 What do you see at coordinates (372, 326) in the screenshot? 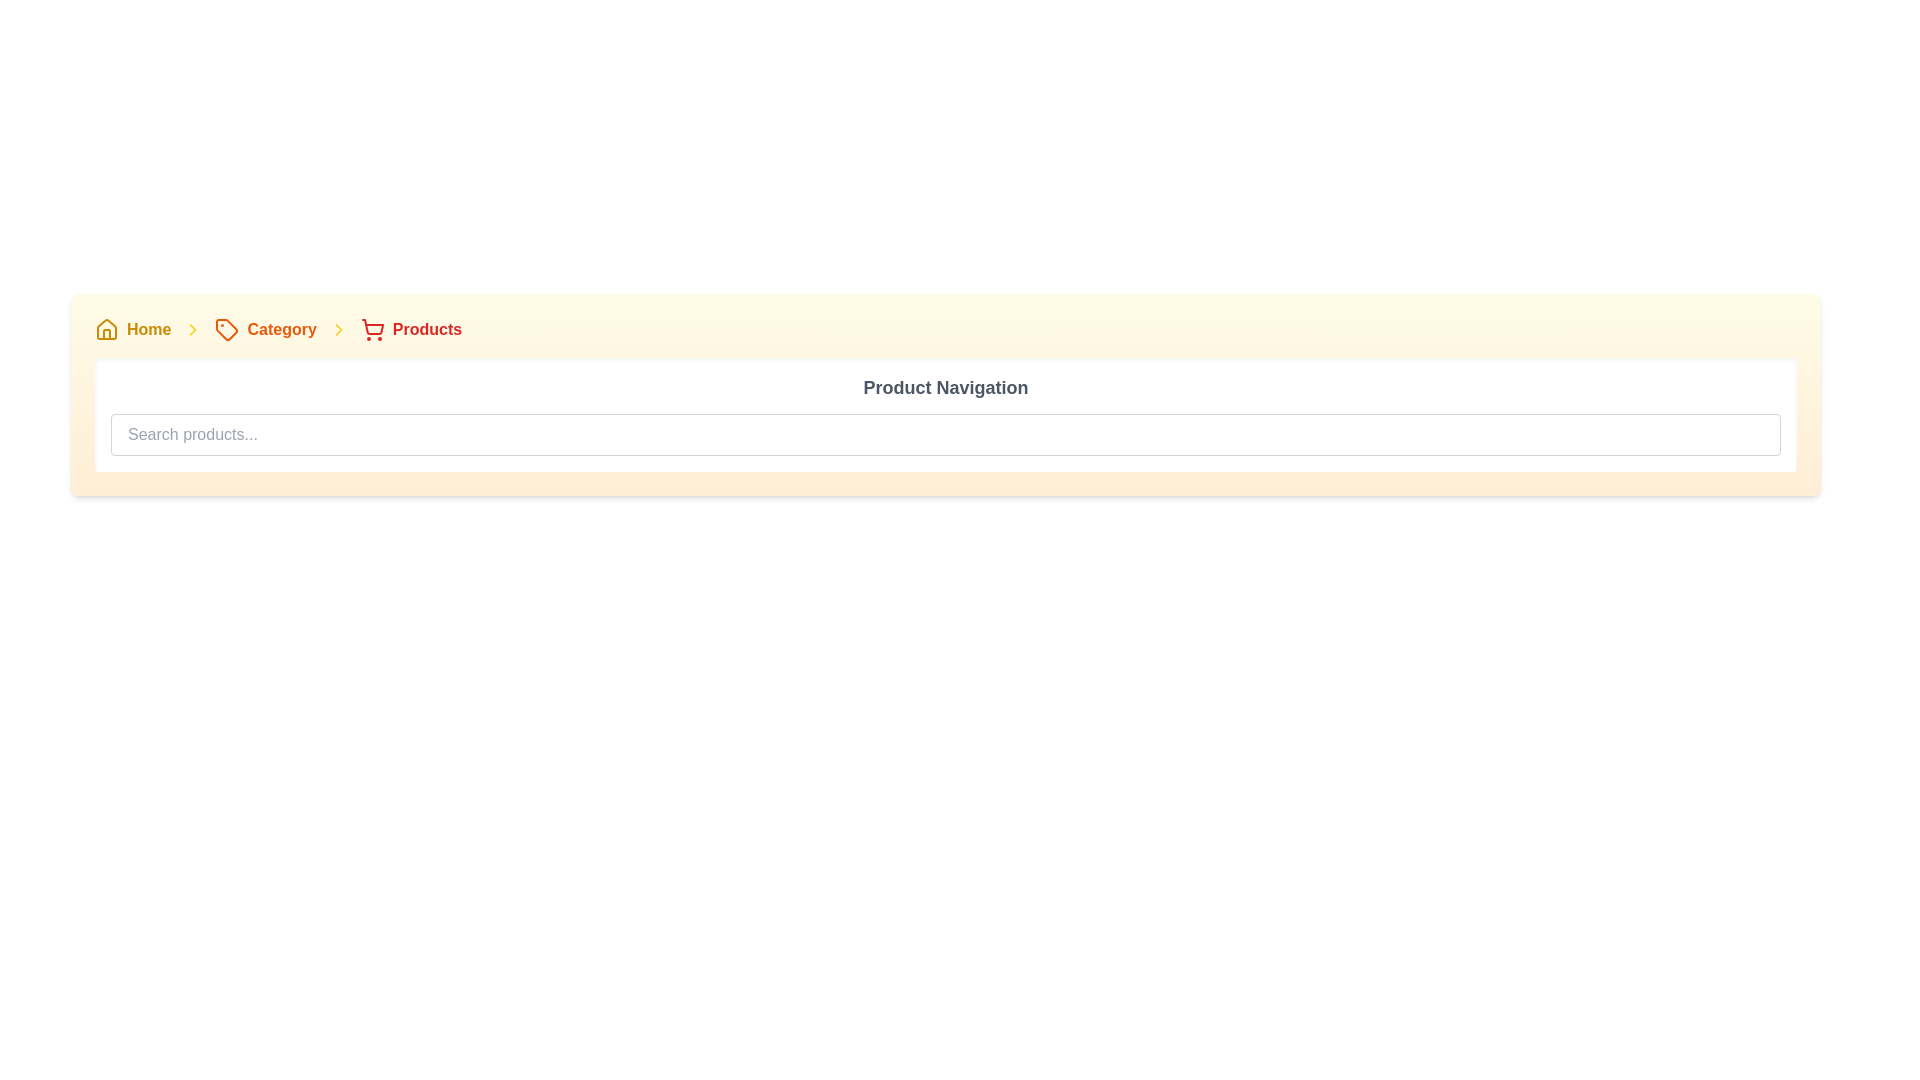
I see `the main body of the red shopping cart icon in the breadcrumb navigation bar, which is the fourth item under the 'Products' label` at bounding box center [372, 326].